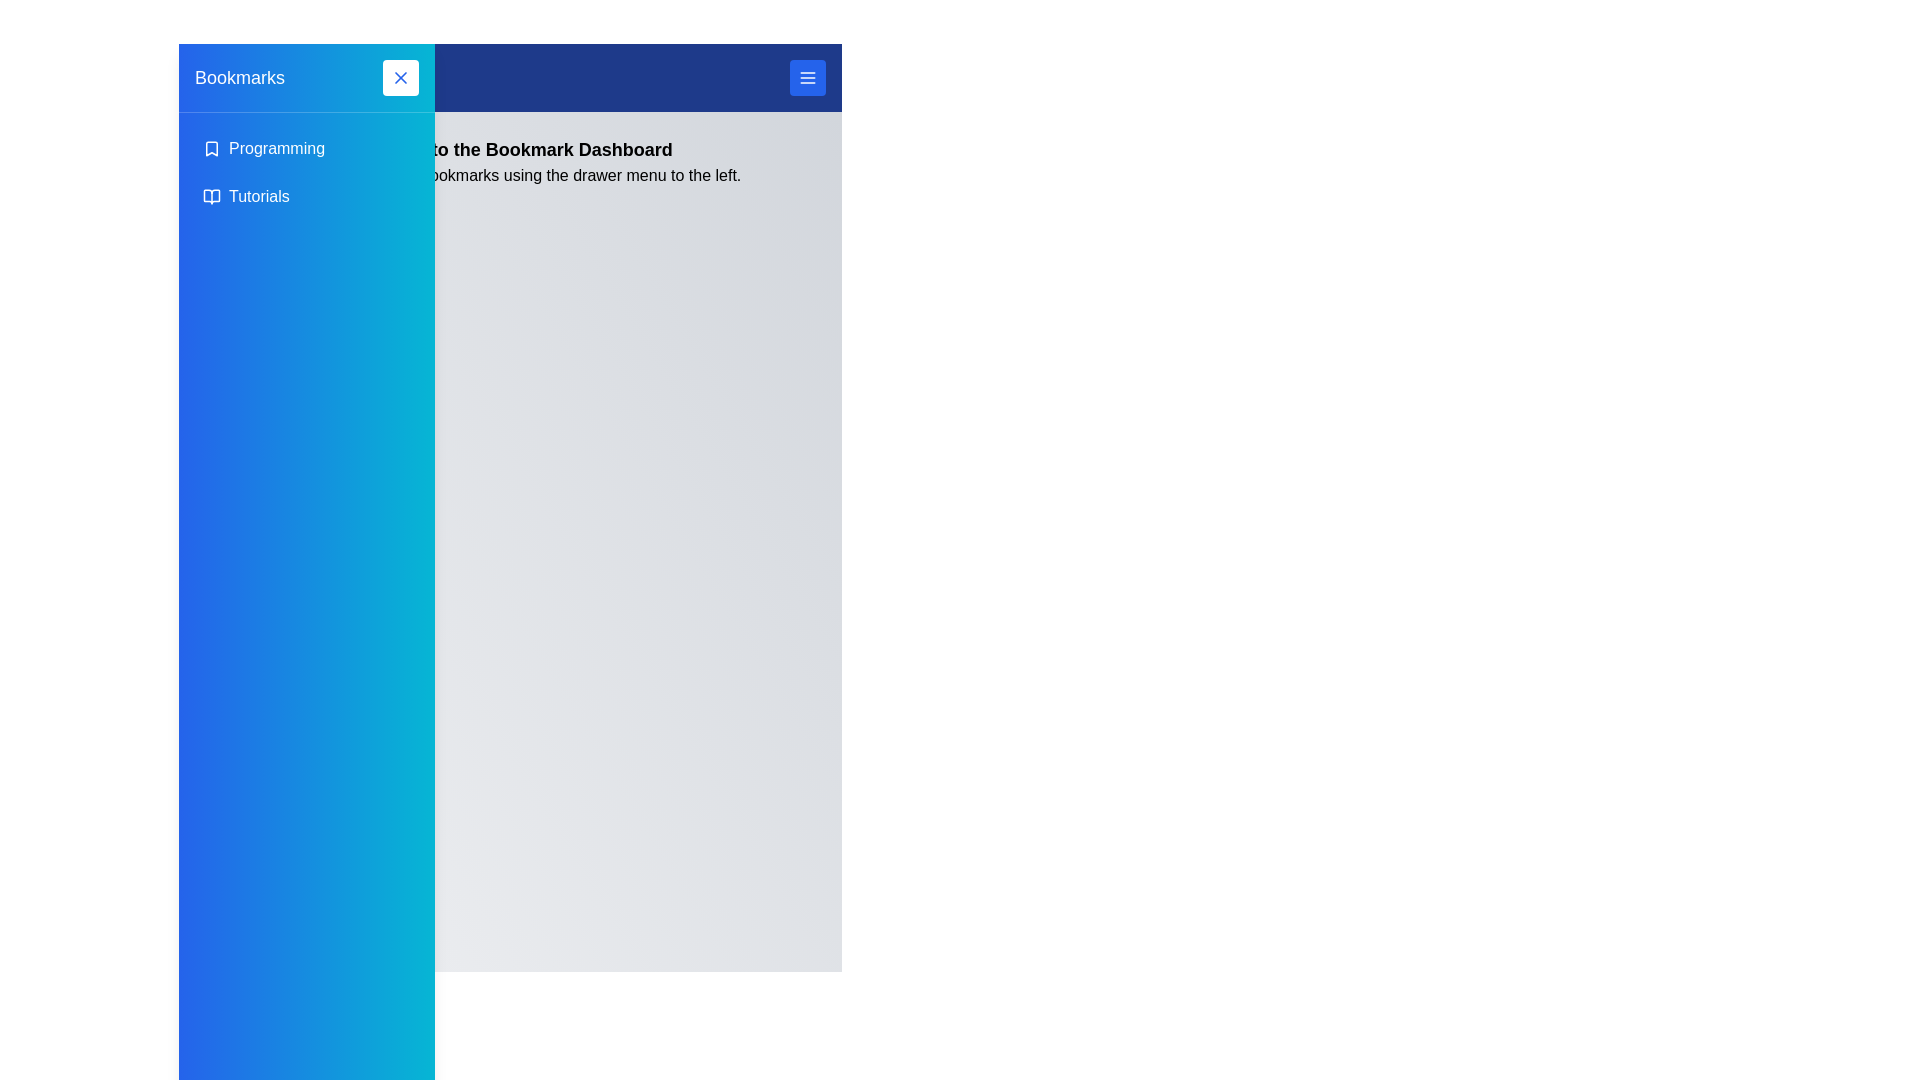  Describe the element at coordinates (211, 148) in the screenshot. I see `the blue vertically oriented bookmark icon located in the sidebar near the 'Programming' label` at that location.